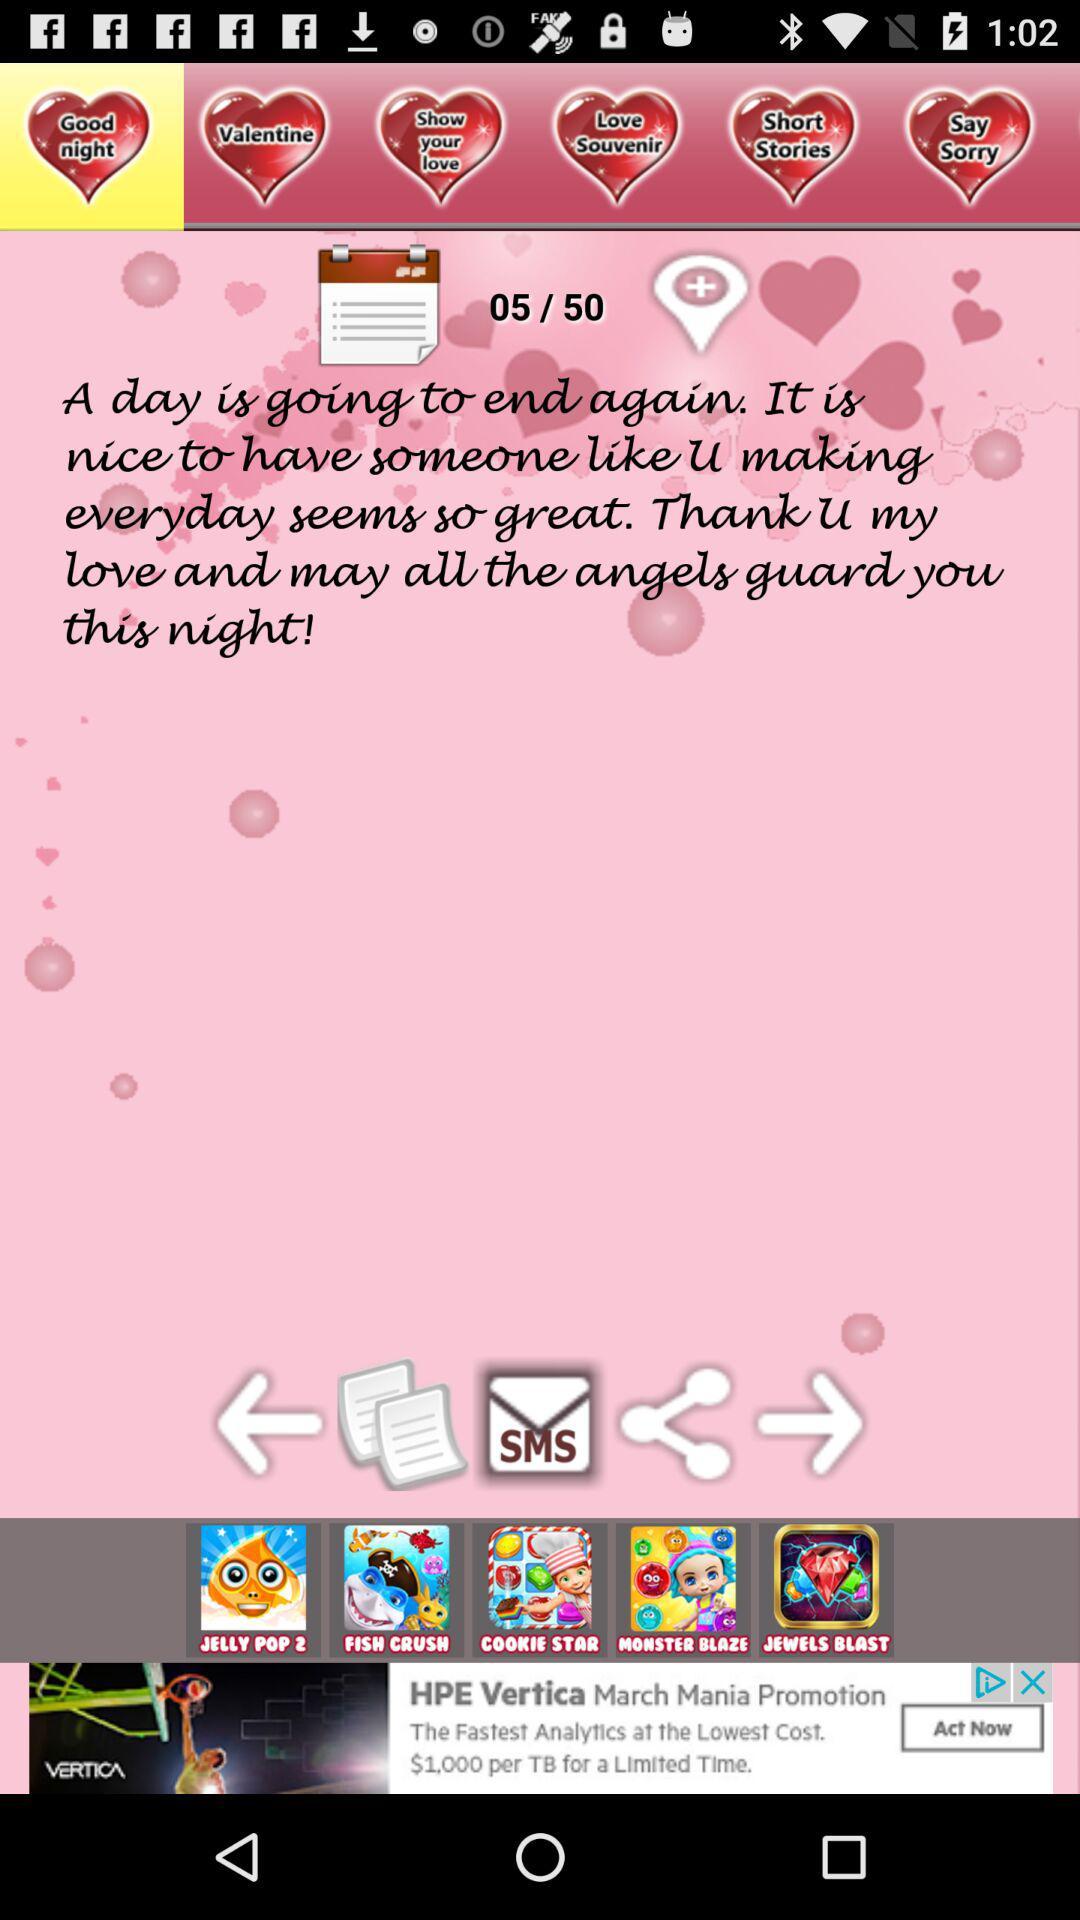 This screenshot has height=1920, width=1080. Describe the element at coordinates (396, 1589) in the screenshot. I see `advertisement` at that location.